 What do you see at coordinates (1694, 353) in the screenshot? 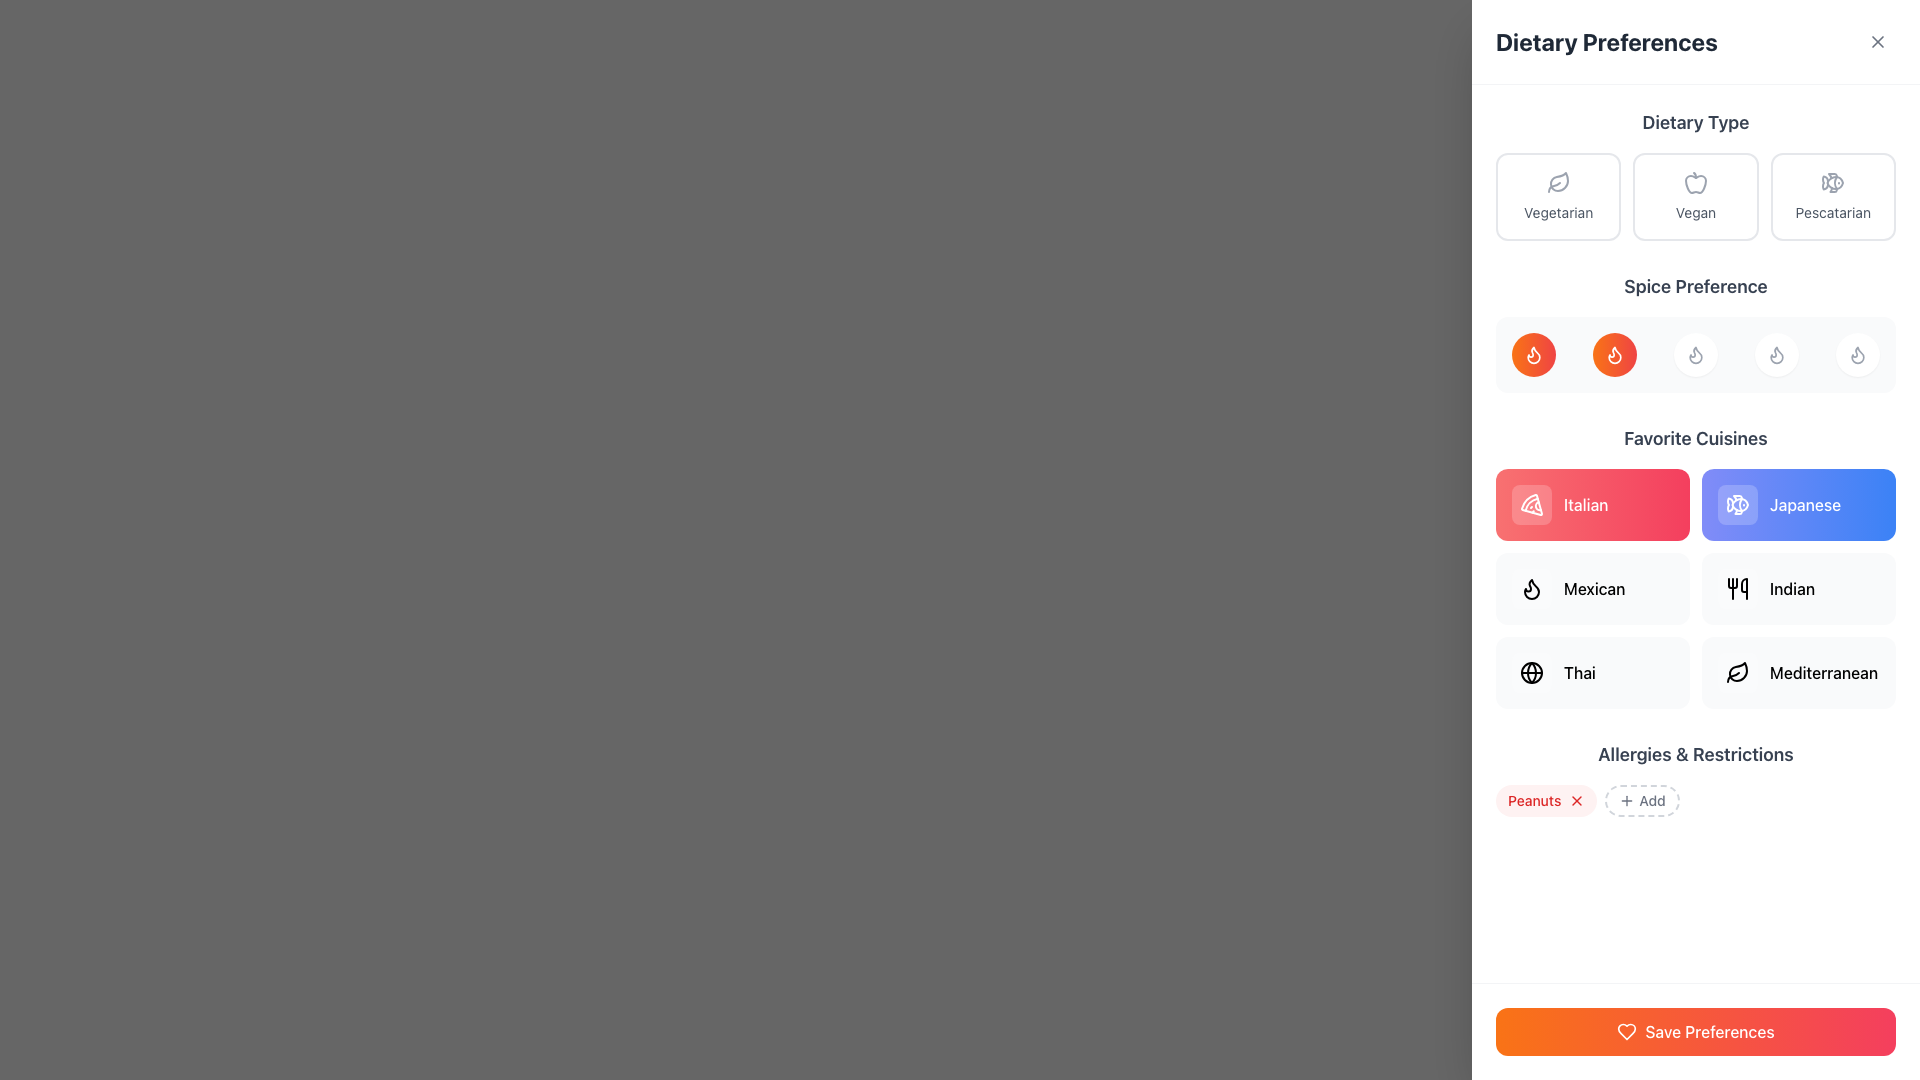
I see `the flame-shaped icon button representing the third spice level in the 'Spice Preference' section` at bounding box center [1694, 353].